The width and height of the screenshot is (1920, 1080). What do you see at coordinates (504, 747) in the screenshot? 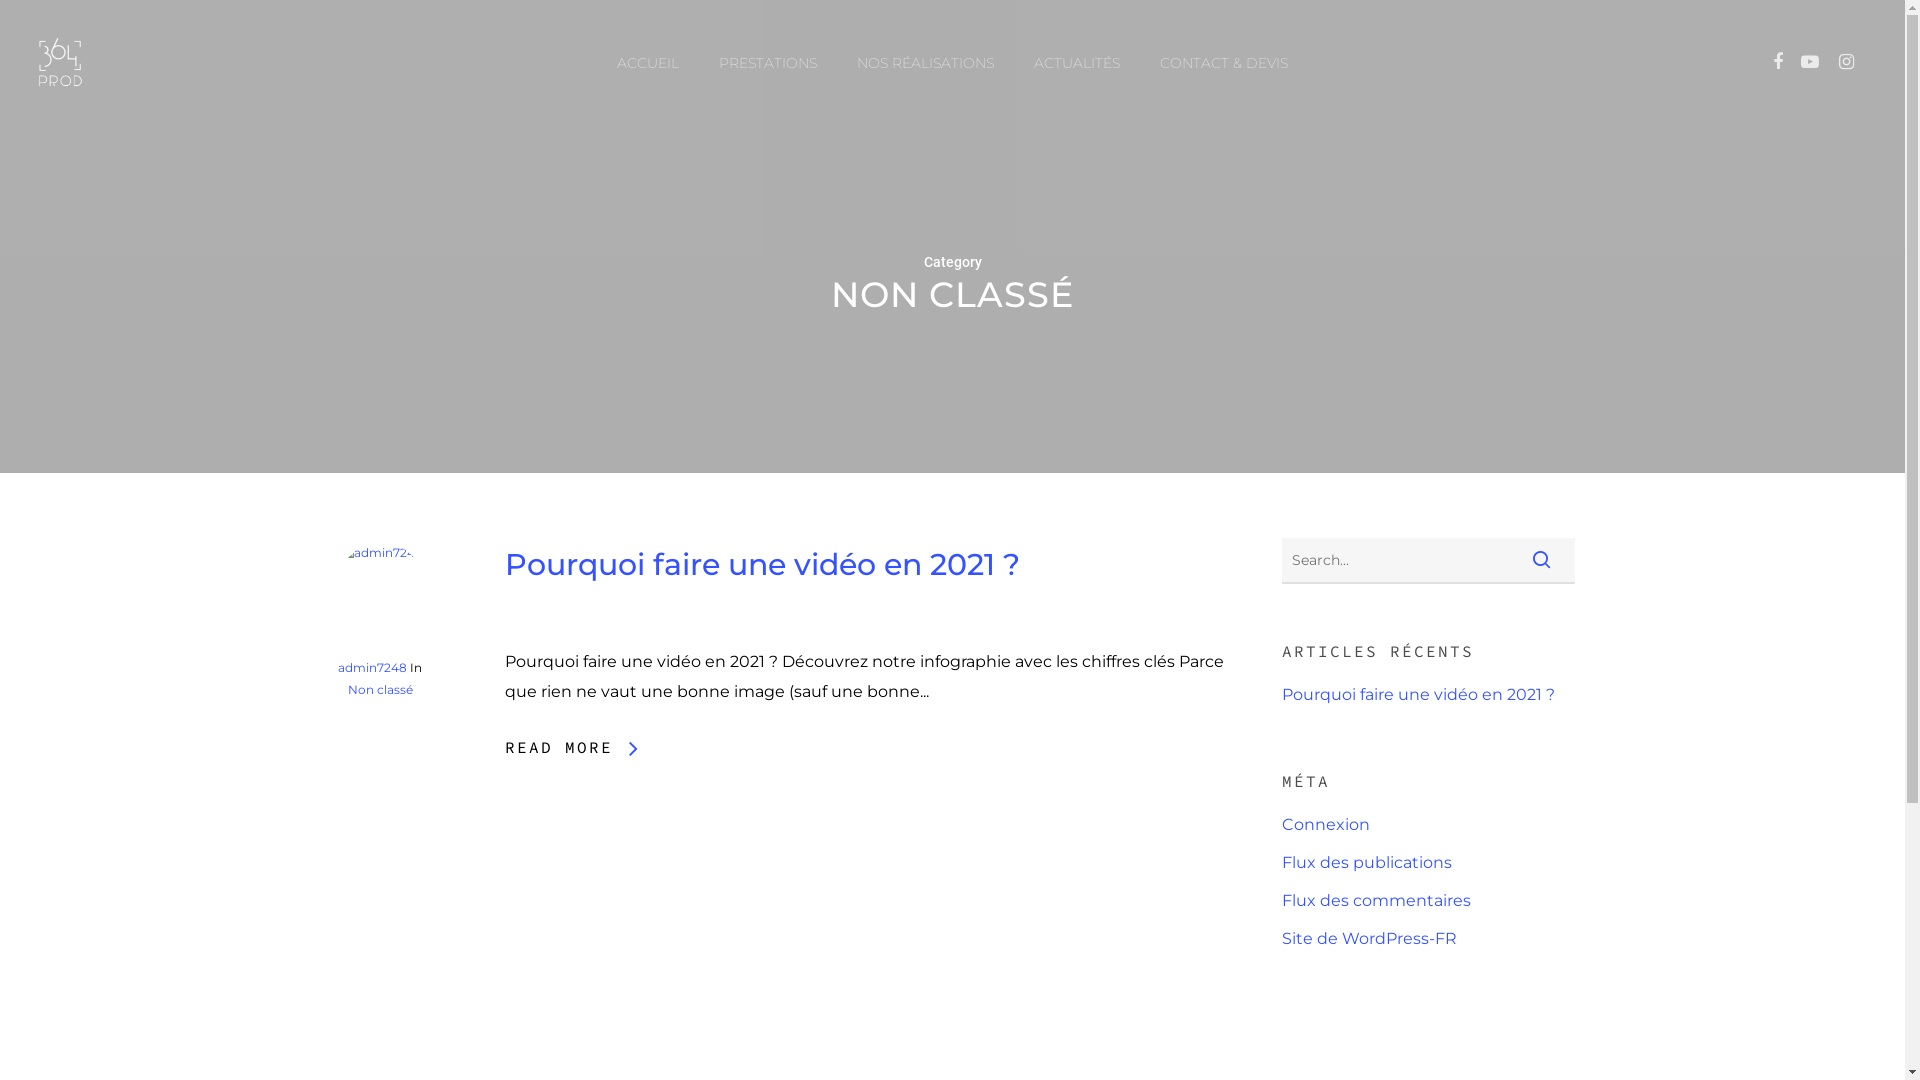
I see `'READ MORE'` at bounding box center [504, 747].